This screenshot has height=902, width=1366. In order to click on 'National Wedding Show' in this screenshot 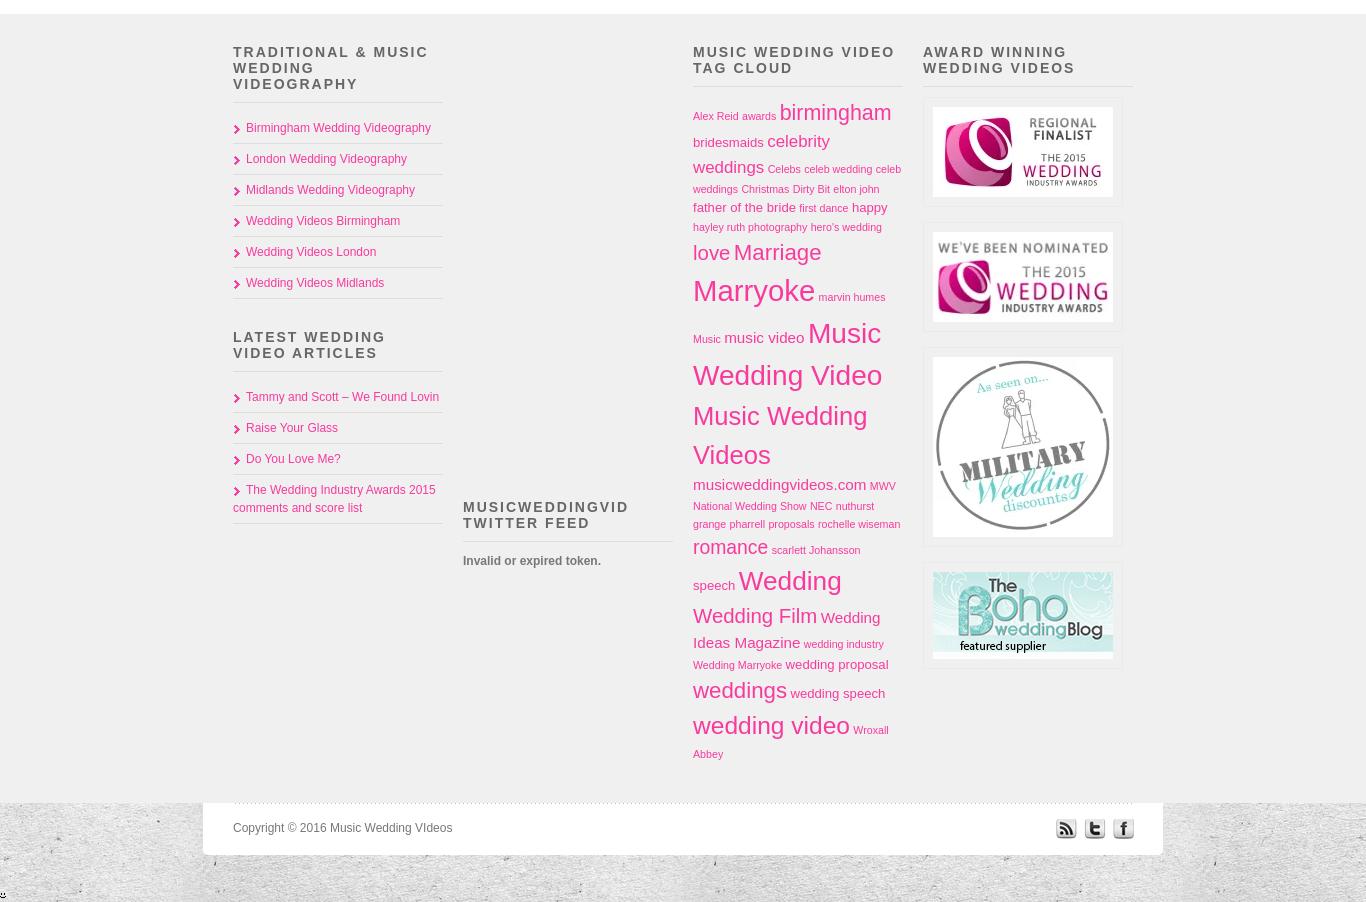, I will do `click(692, 504)`.